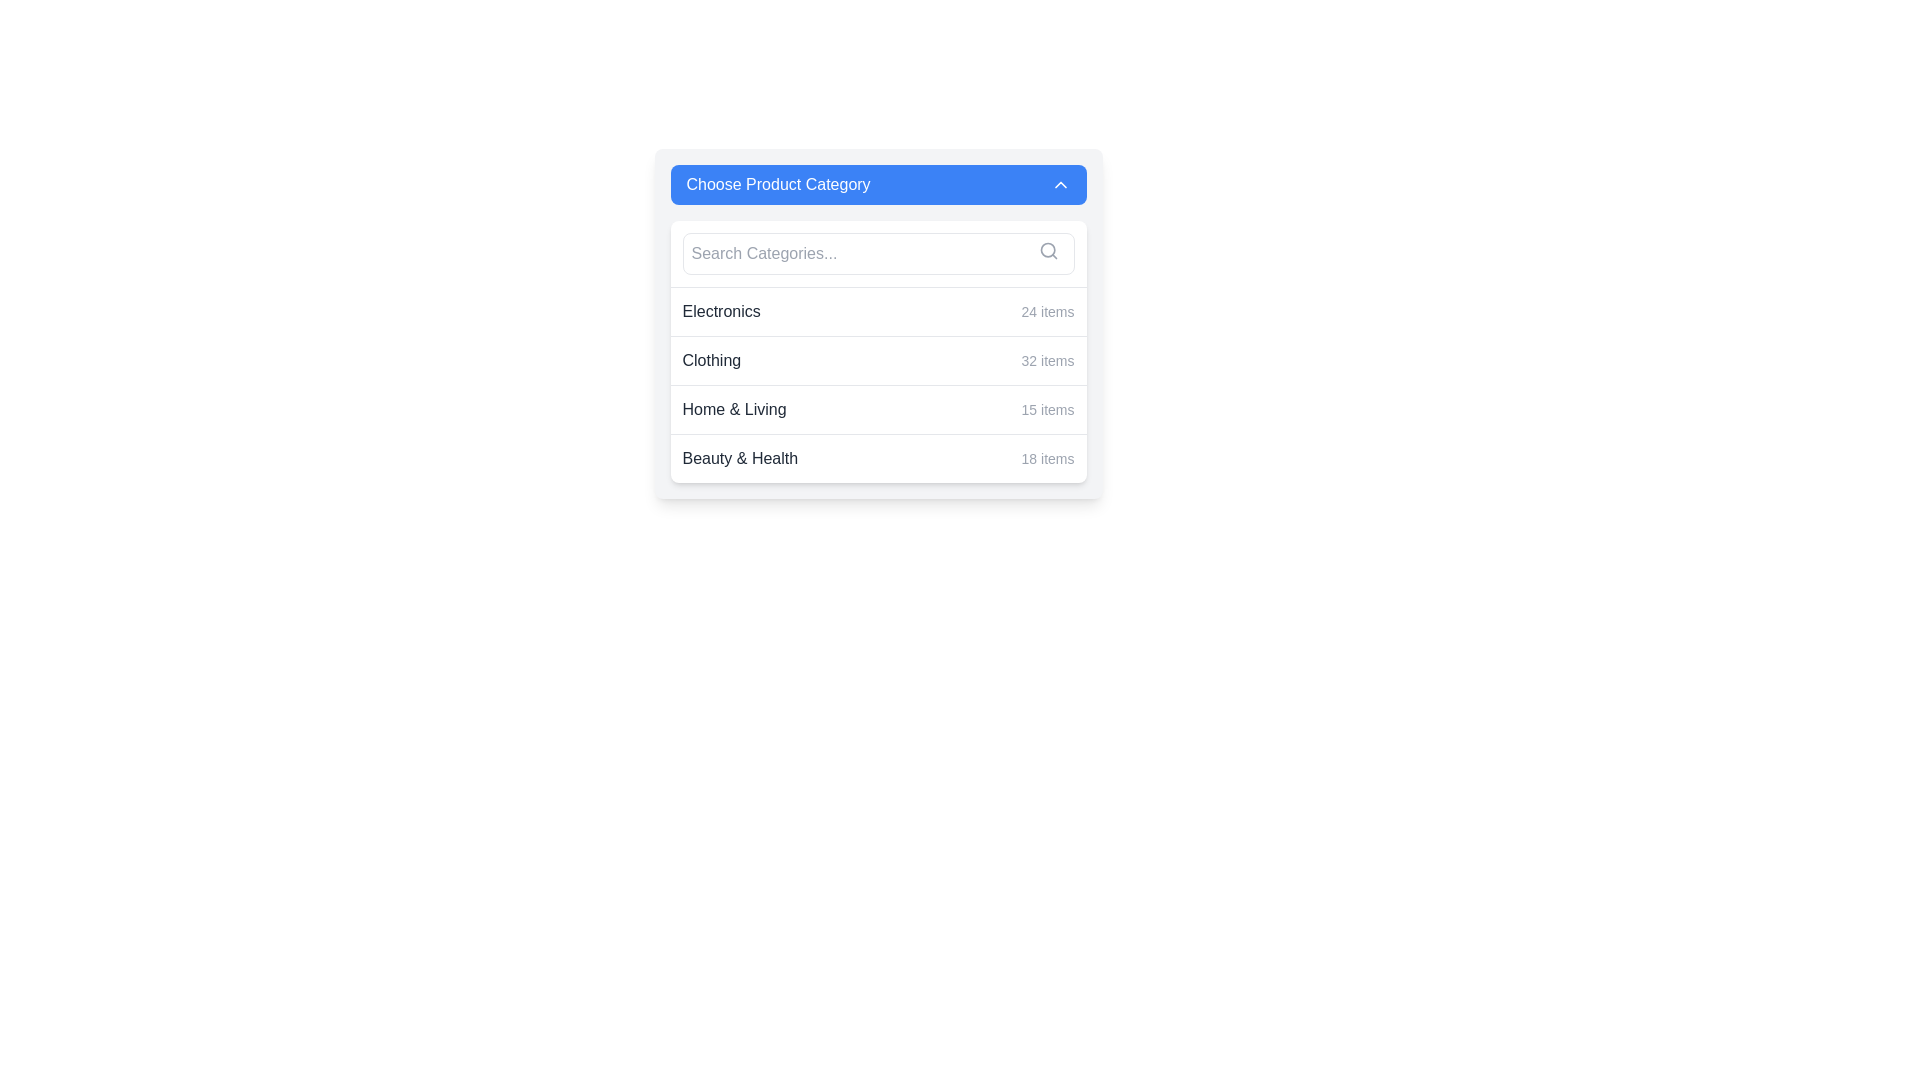 The height and width of the screenshot is (1080, 1920). I want to click on the 'Clothing' category list item, so click(878, 350).